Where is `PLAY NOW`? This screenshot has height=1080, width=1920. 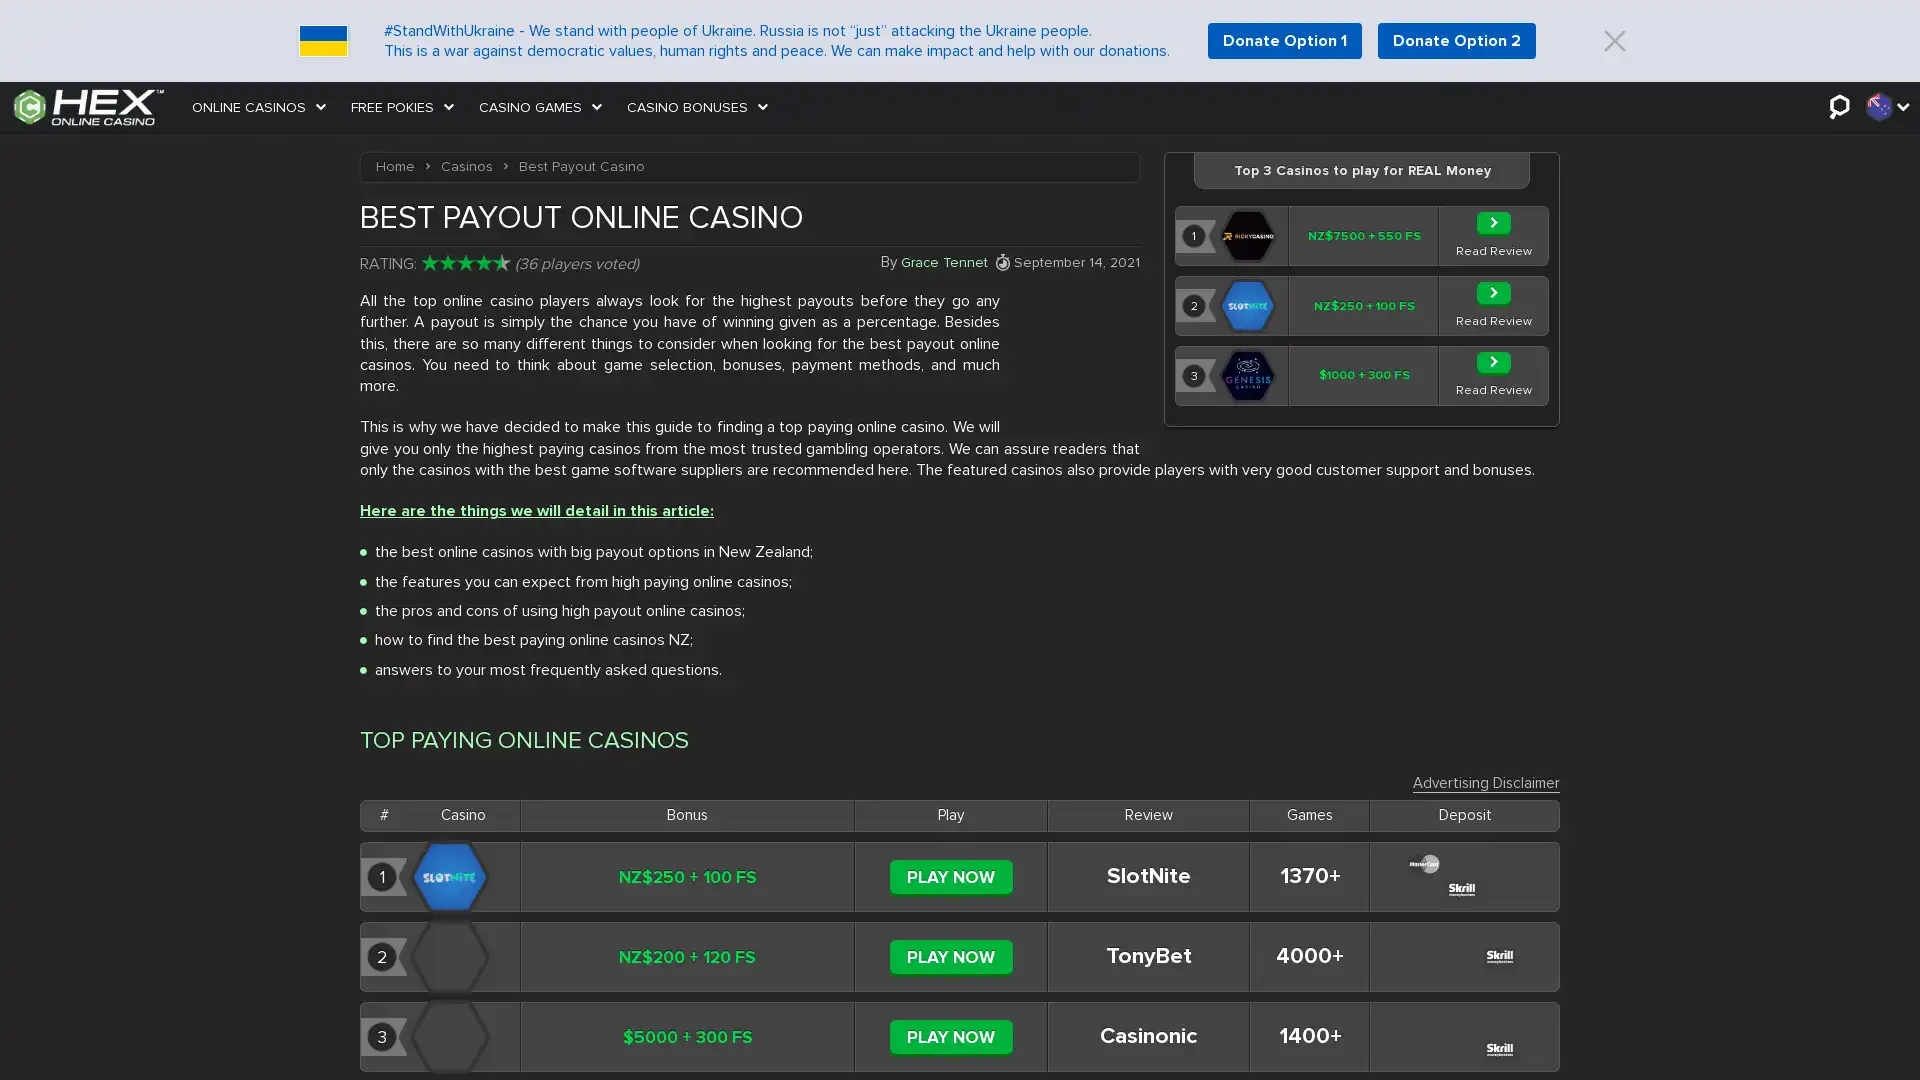 PLAY NOW is located at coordinates (949, 875).